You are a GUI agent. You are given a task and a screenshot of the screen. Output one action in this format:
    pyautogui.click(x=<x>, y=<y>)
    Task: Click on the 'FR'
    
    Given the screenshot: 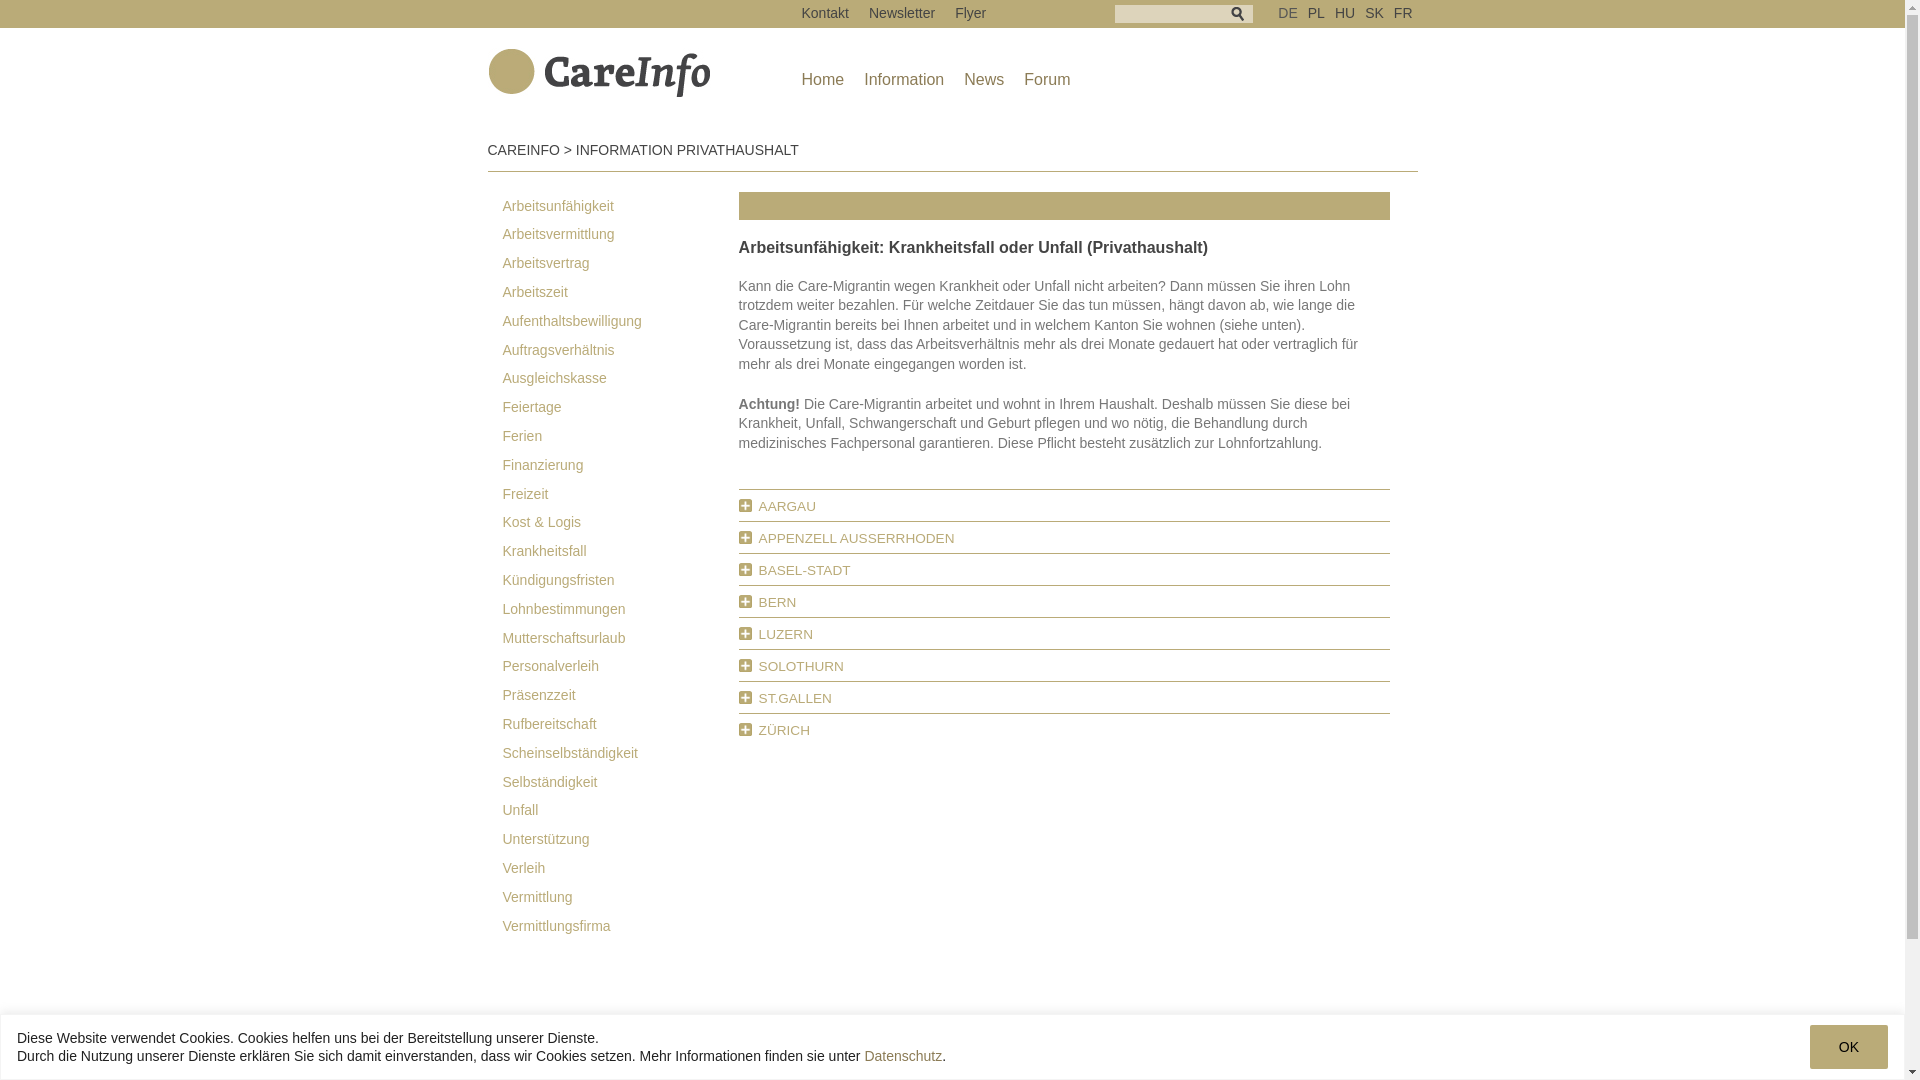 What is the action you would take?
    pyautogui.click(x=1402, y=12)
    